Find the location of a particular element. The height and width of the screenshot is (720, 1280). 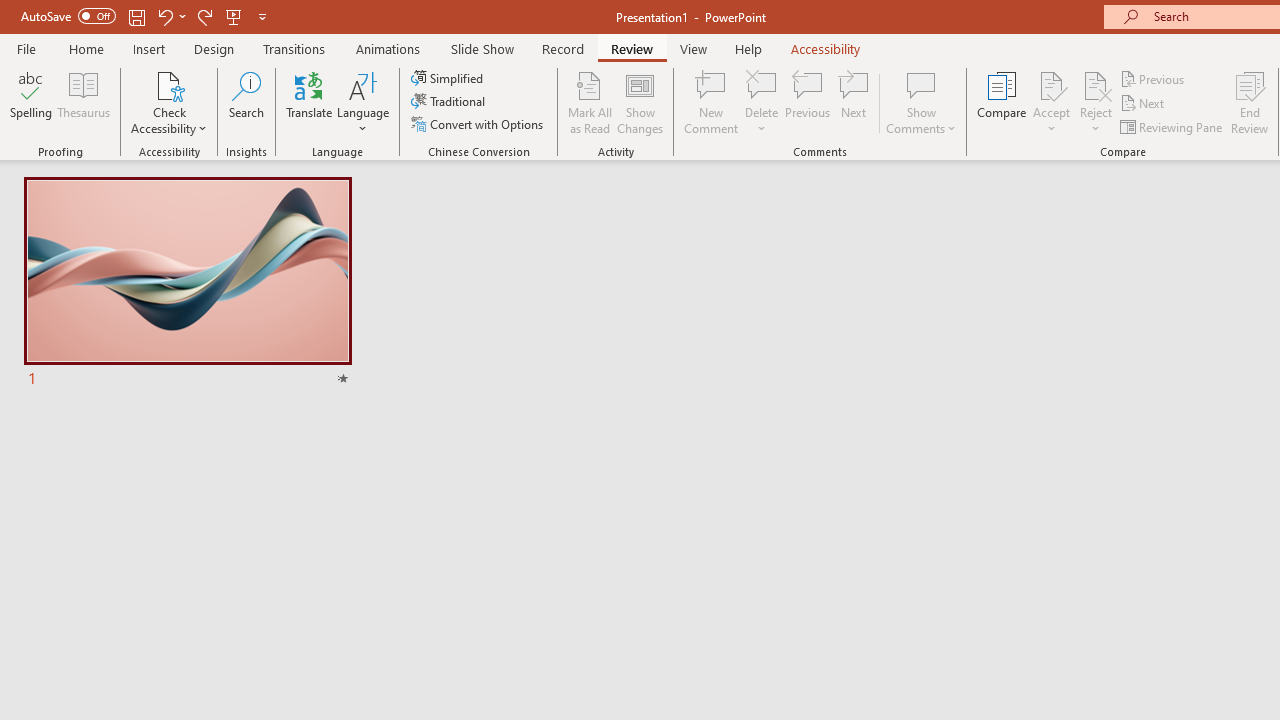

'Previous' is located at coordinates (1153, 78).